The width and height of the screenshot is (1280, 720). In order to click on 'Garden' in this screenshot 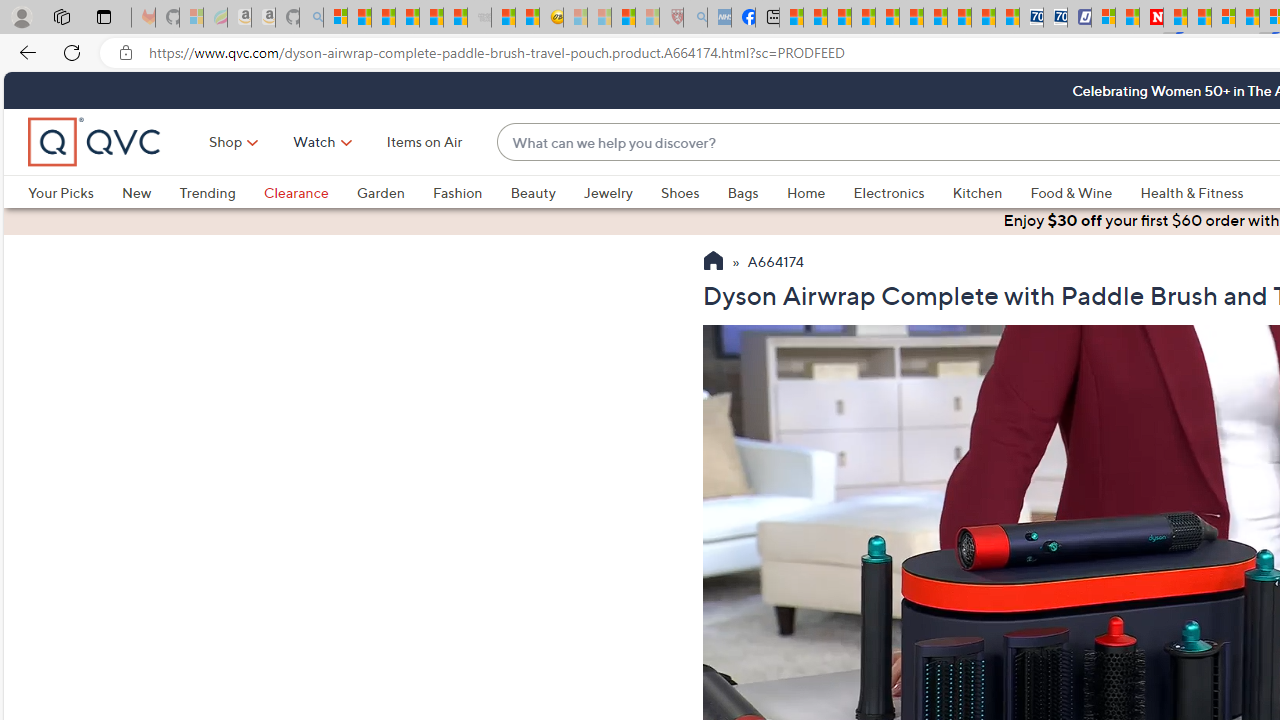, I will do `click(380, 192)`.